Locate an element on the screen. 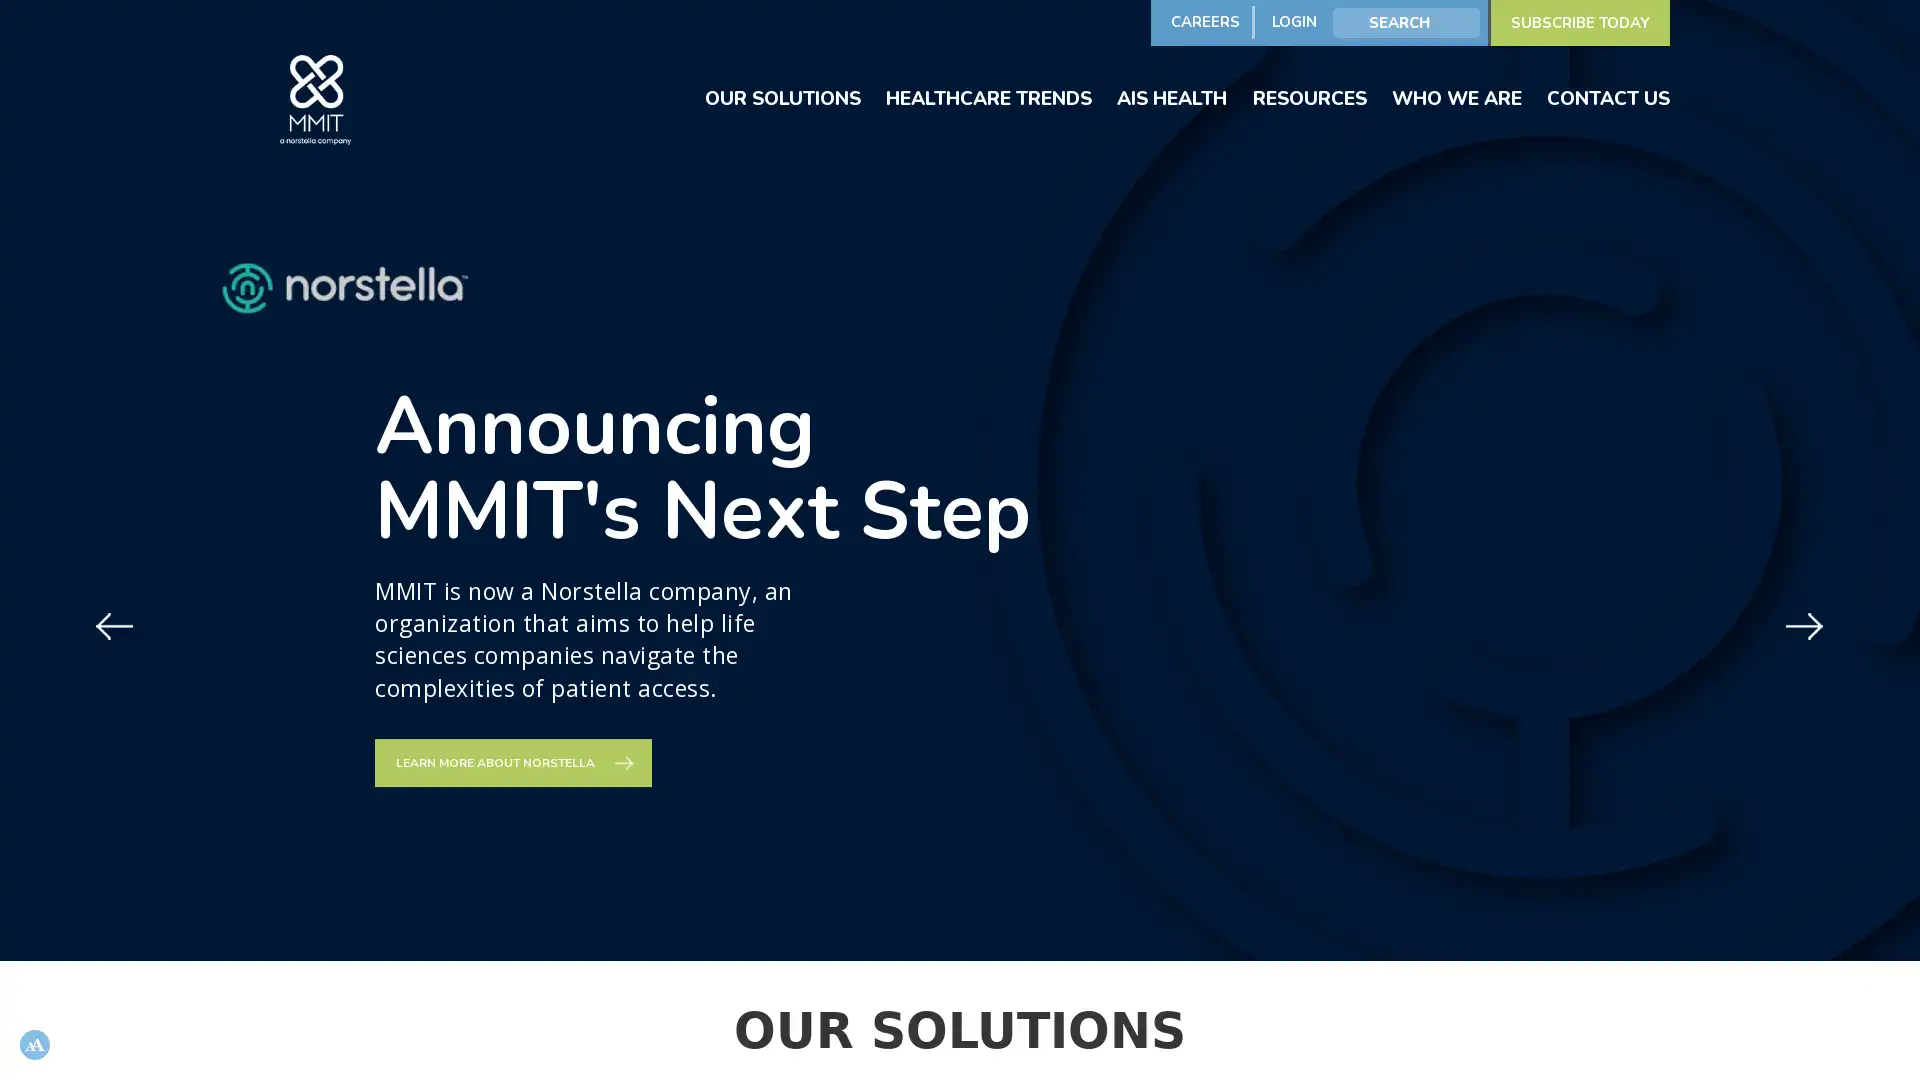 This screenshot has height=1080, width=1920. Open accessibility options, statement and help is located at coordinates (34, 1044).